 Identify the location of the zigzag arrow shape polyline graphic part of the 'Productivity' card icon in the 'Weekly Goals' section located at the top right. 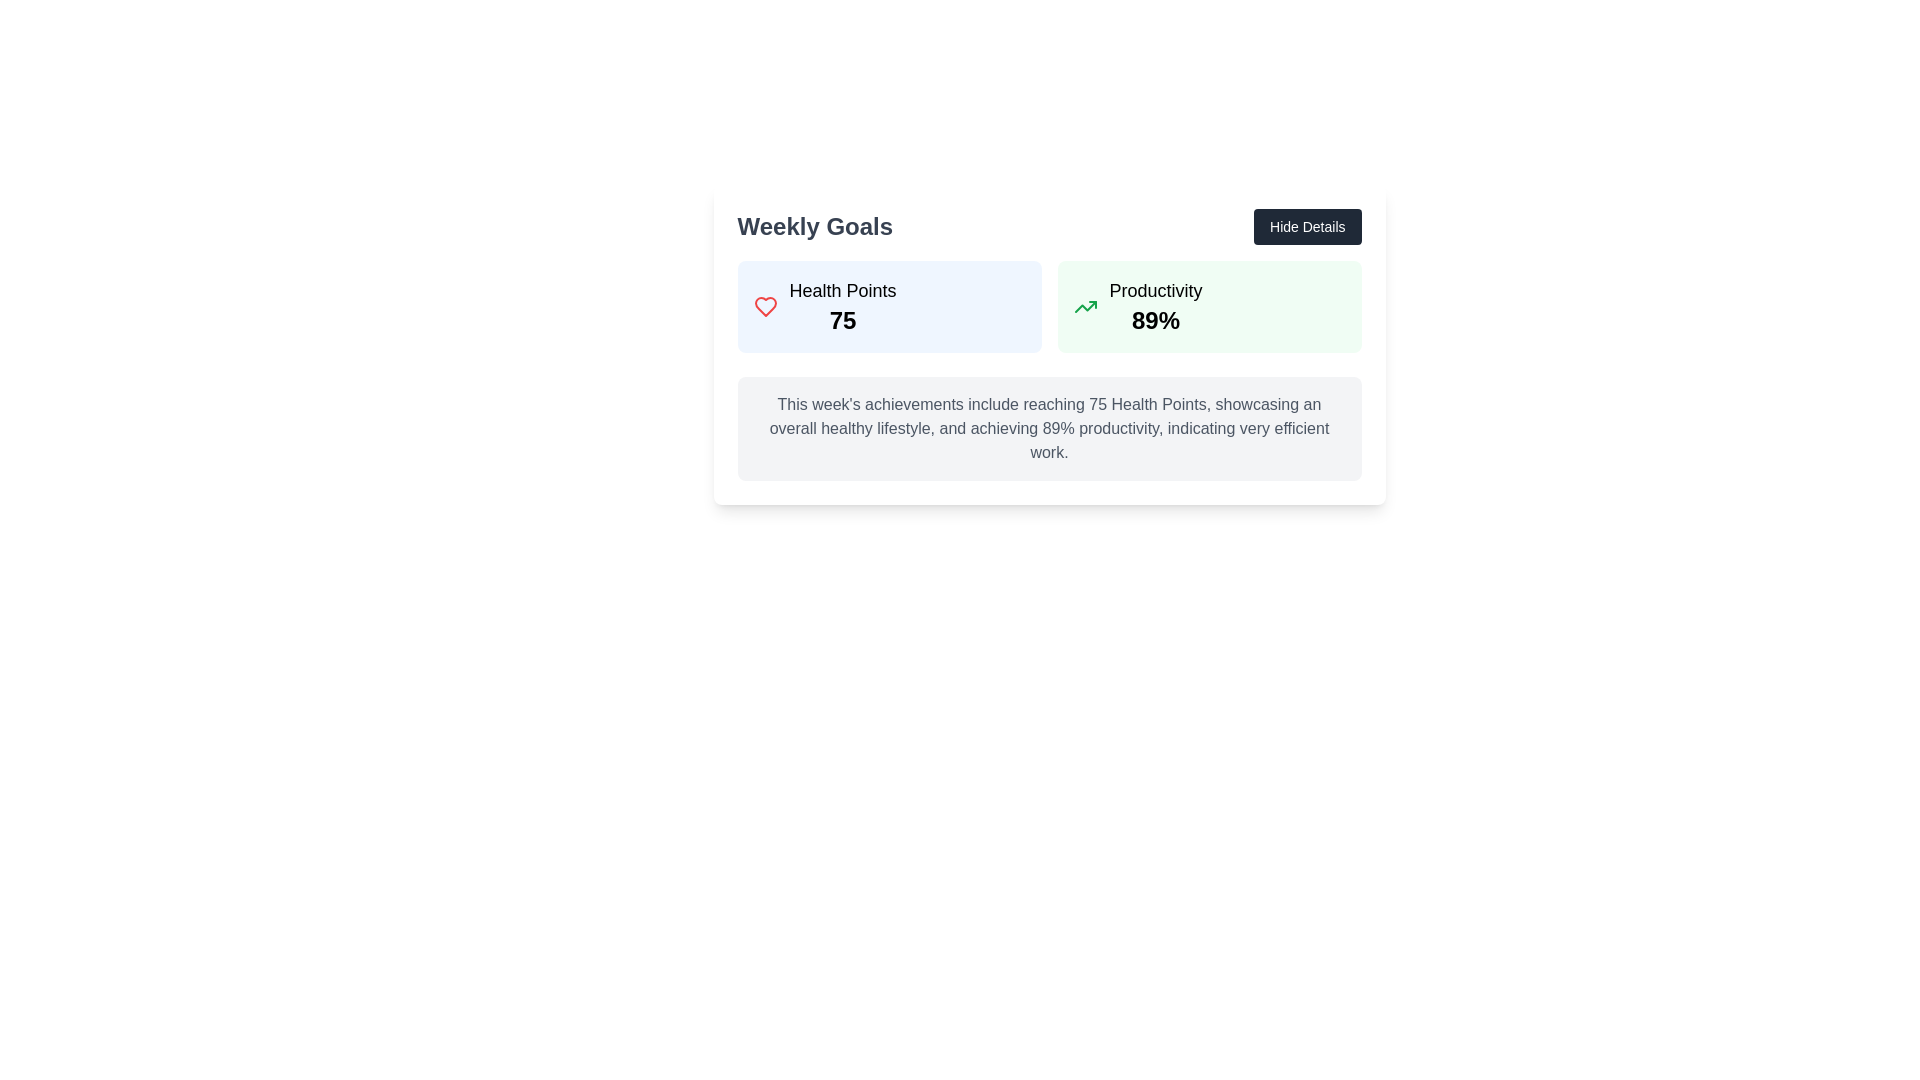
(1084, 307).